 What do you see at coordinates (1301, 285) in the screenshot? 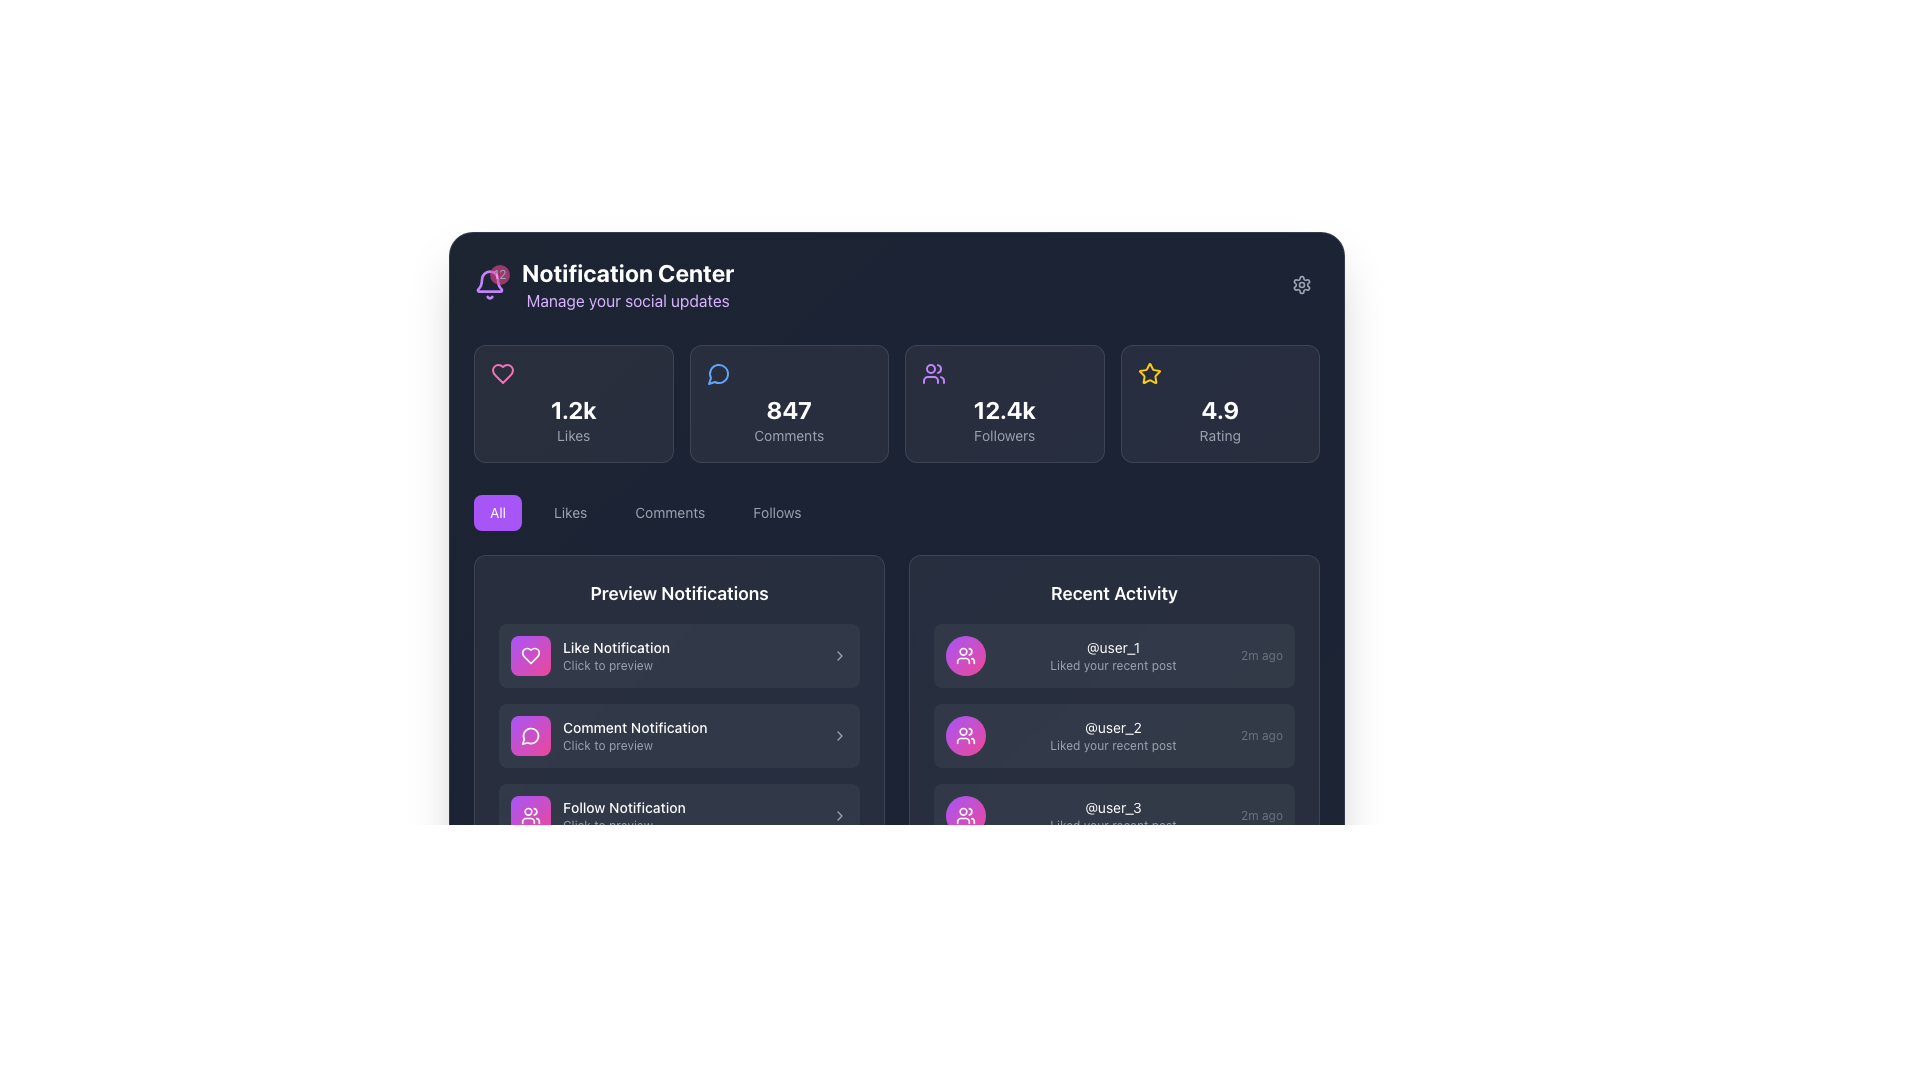
I see `the cogwheel icon in the top-right corner of the interface` at bounding box center [1301, 285].